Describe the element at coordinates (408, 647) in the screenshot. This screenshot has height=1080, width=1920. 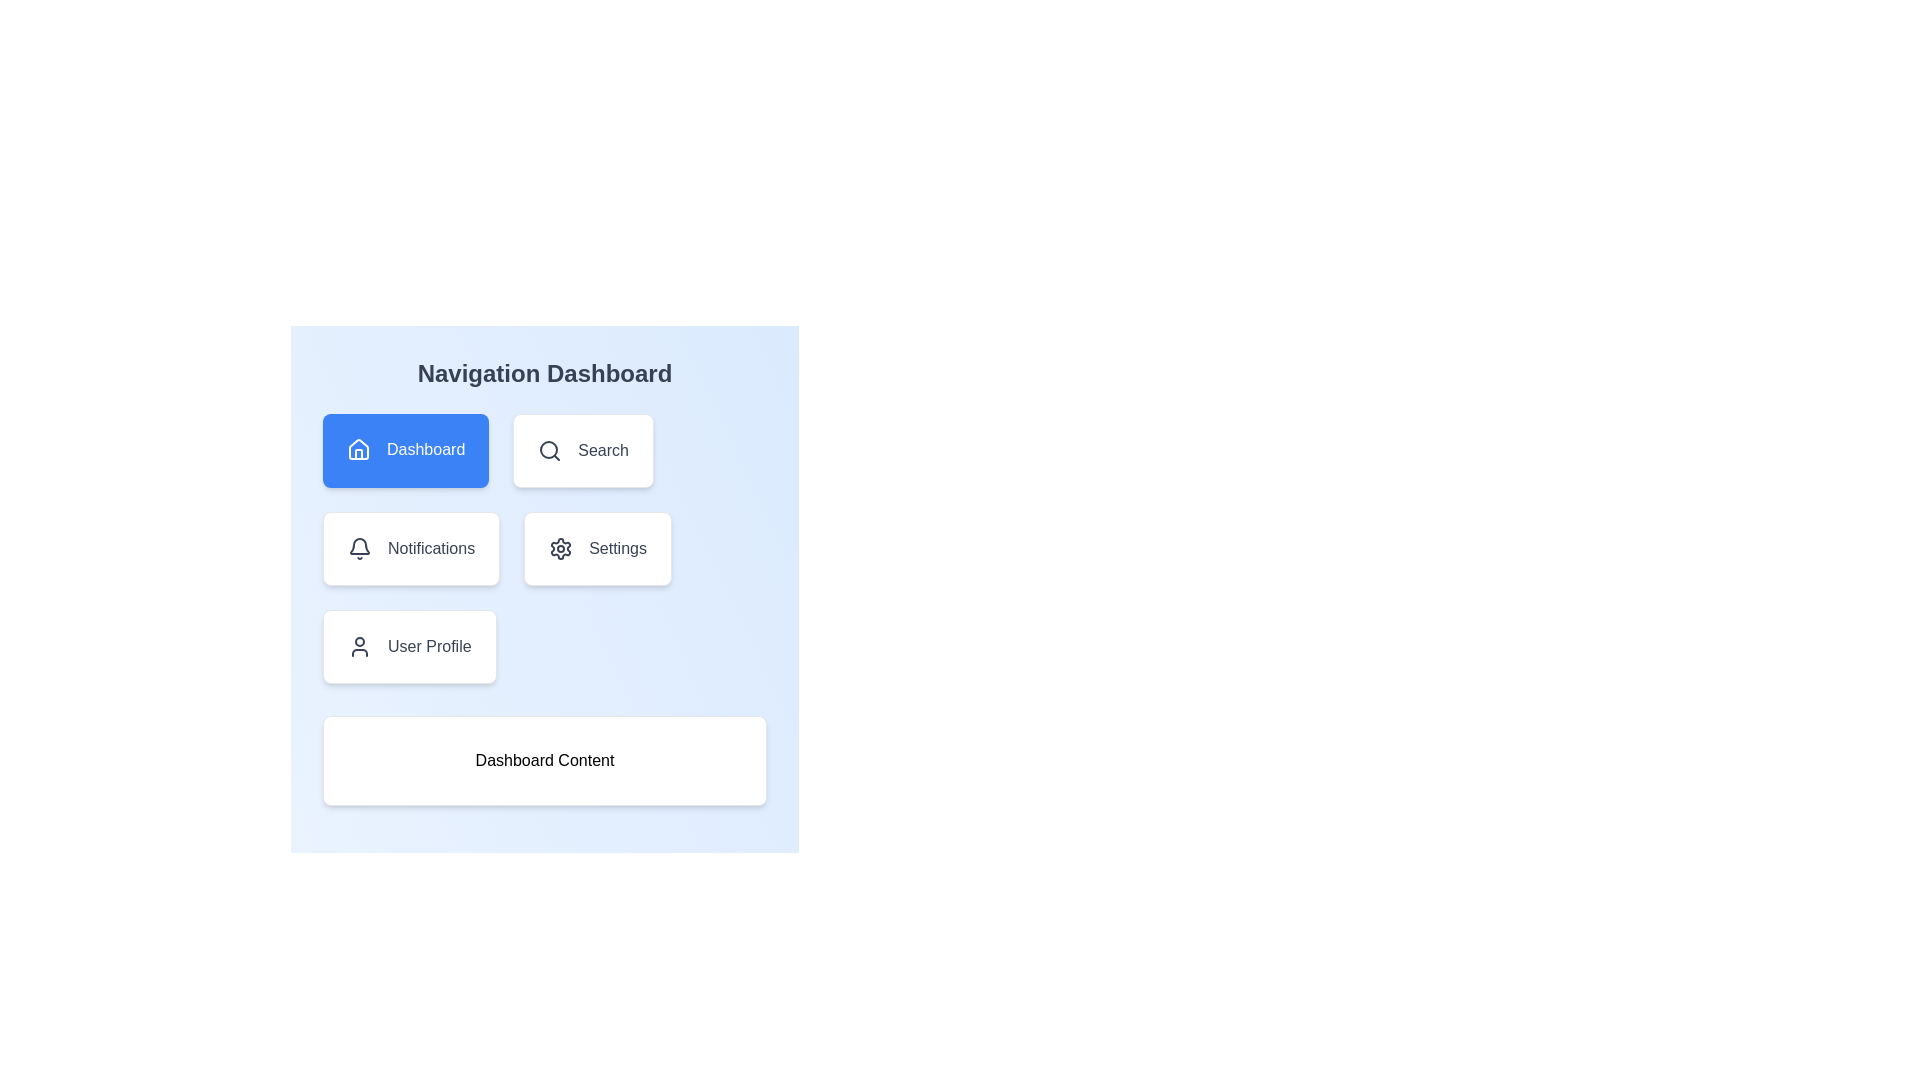
I see `the 'User Profile' button located near the bottom-left corner of the 'Navigation Dashboard', which features a user profile icon and textual label aligned horizontally` at that location.